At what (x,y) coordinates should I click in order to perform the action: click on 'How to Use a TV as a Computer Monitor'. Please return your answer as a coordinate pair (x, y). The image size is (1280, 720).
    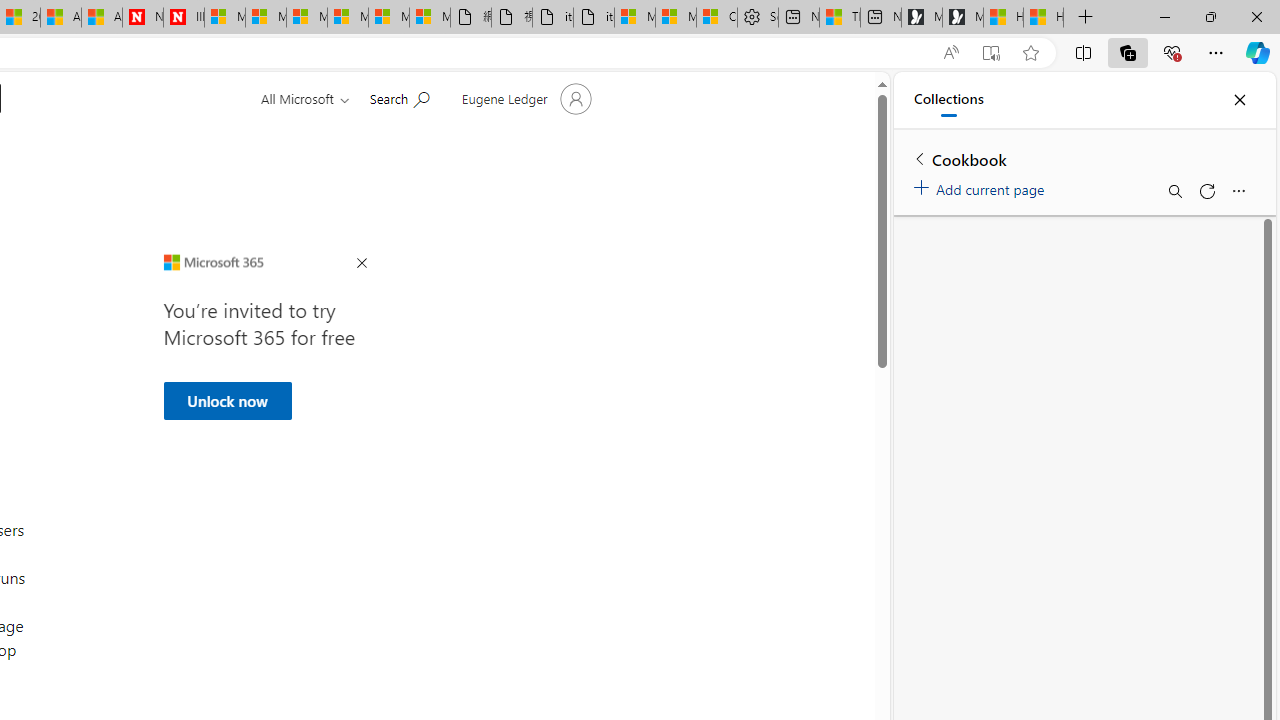
    Looking at the image, I should click on (1042, 17).